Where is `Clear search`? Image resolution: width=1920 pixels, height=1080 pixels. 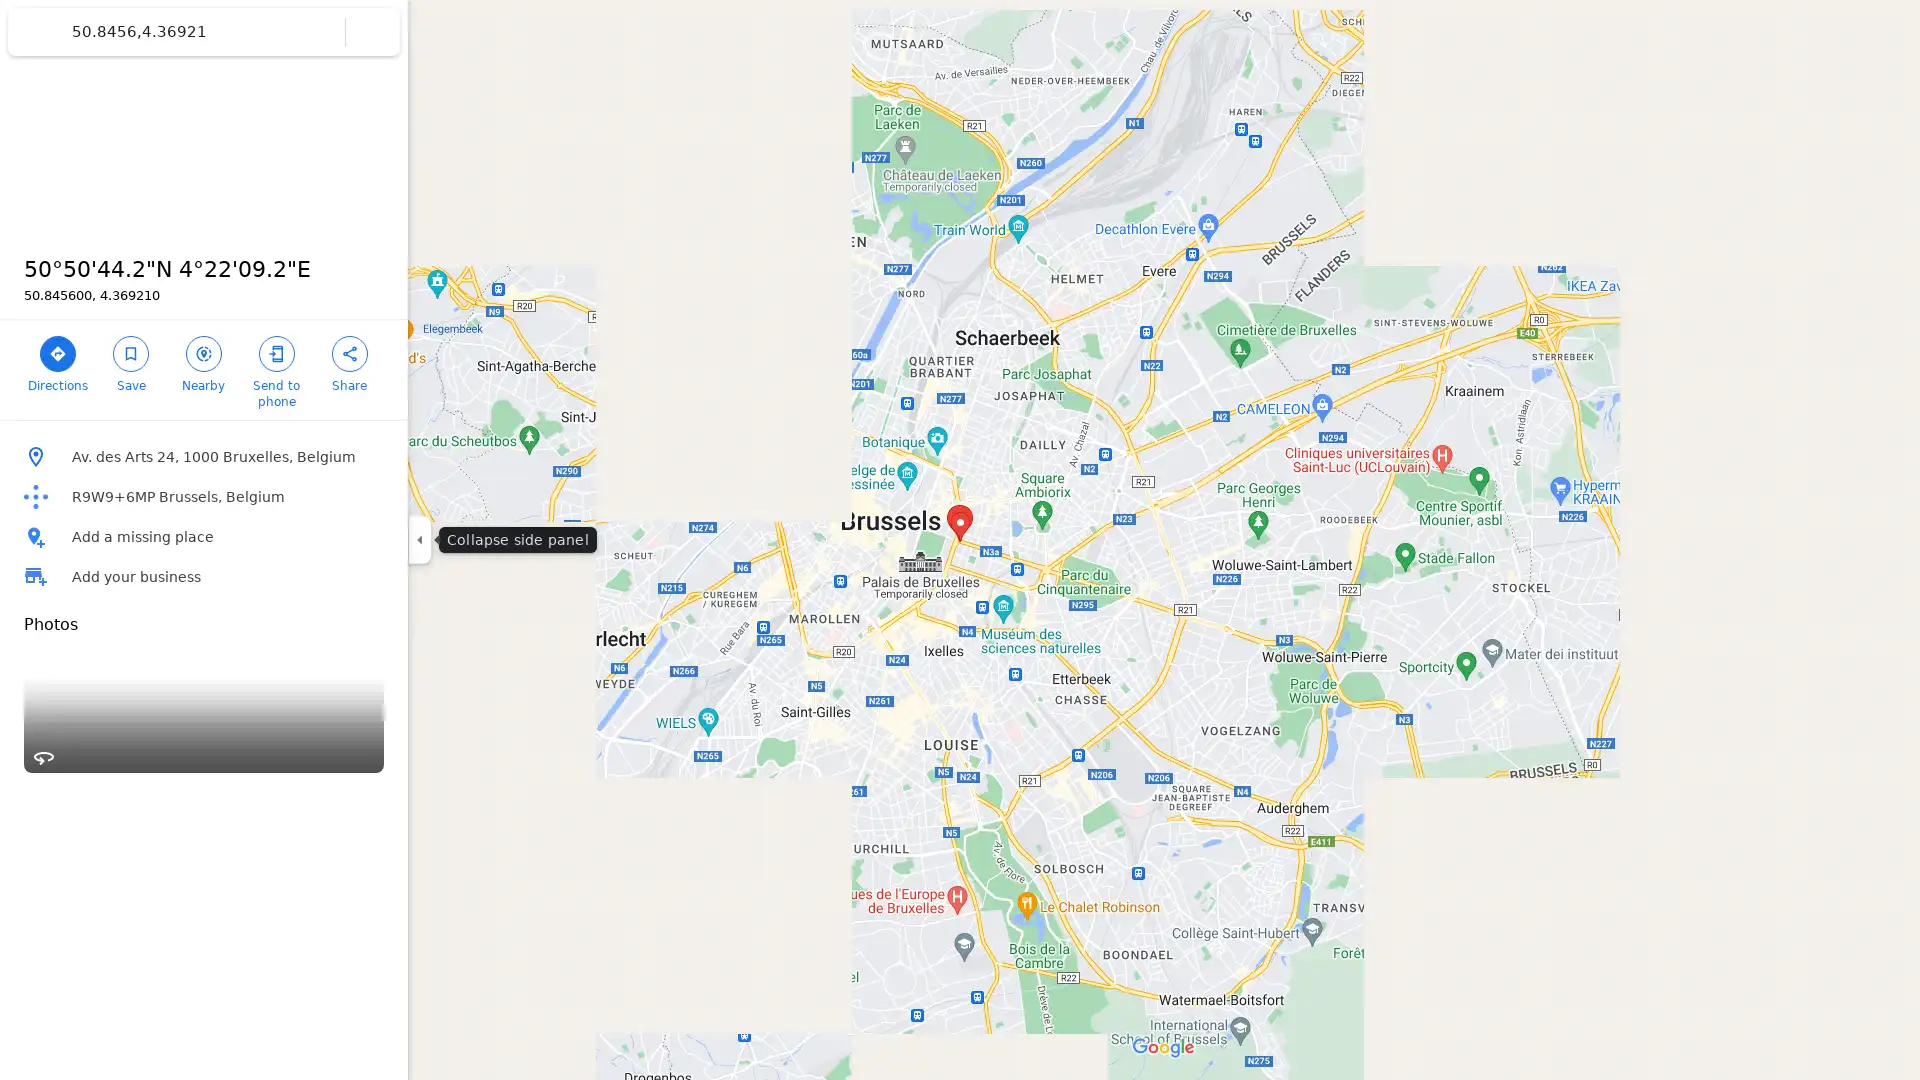
Clear search is located at coordinates (373, 31).